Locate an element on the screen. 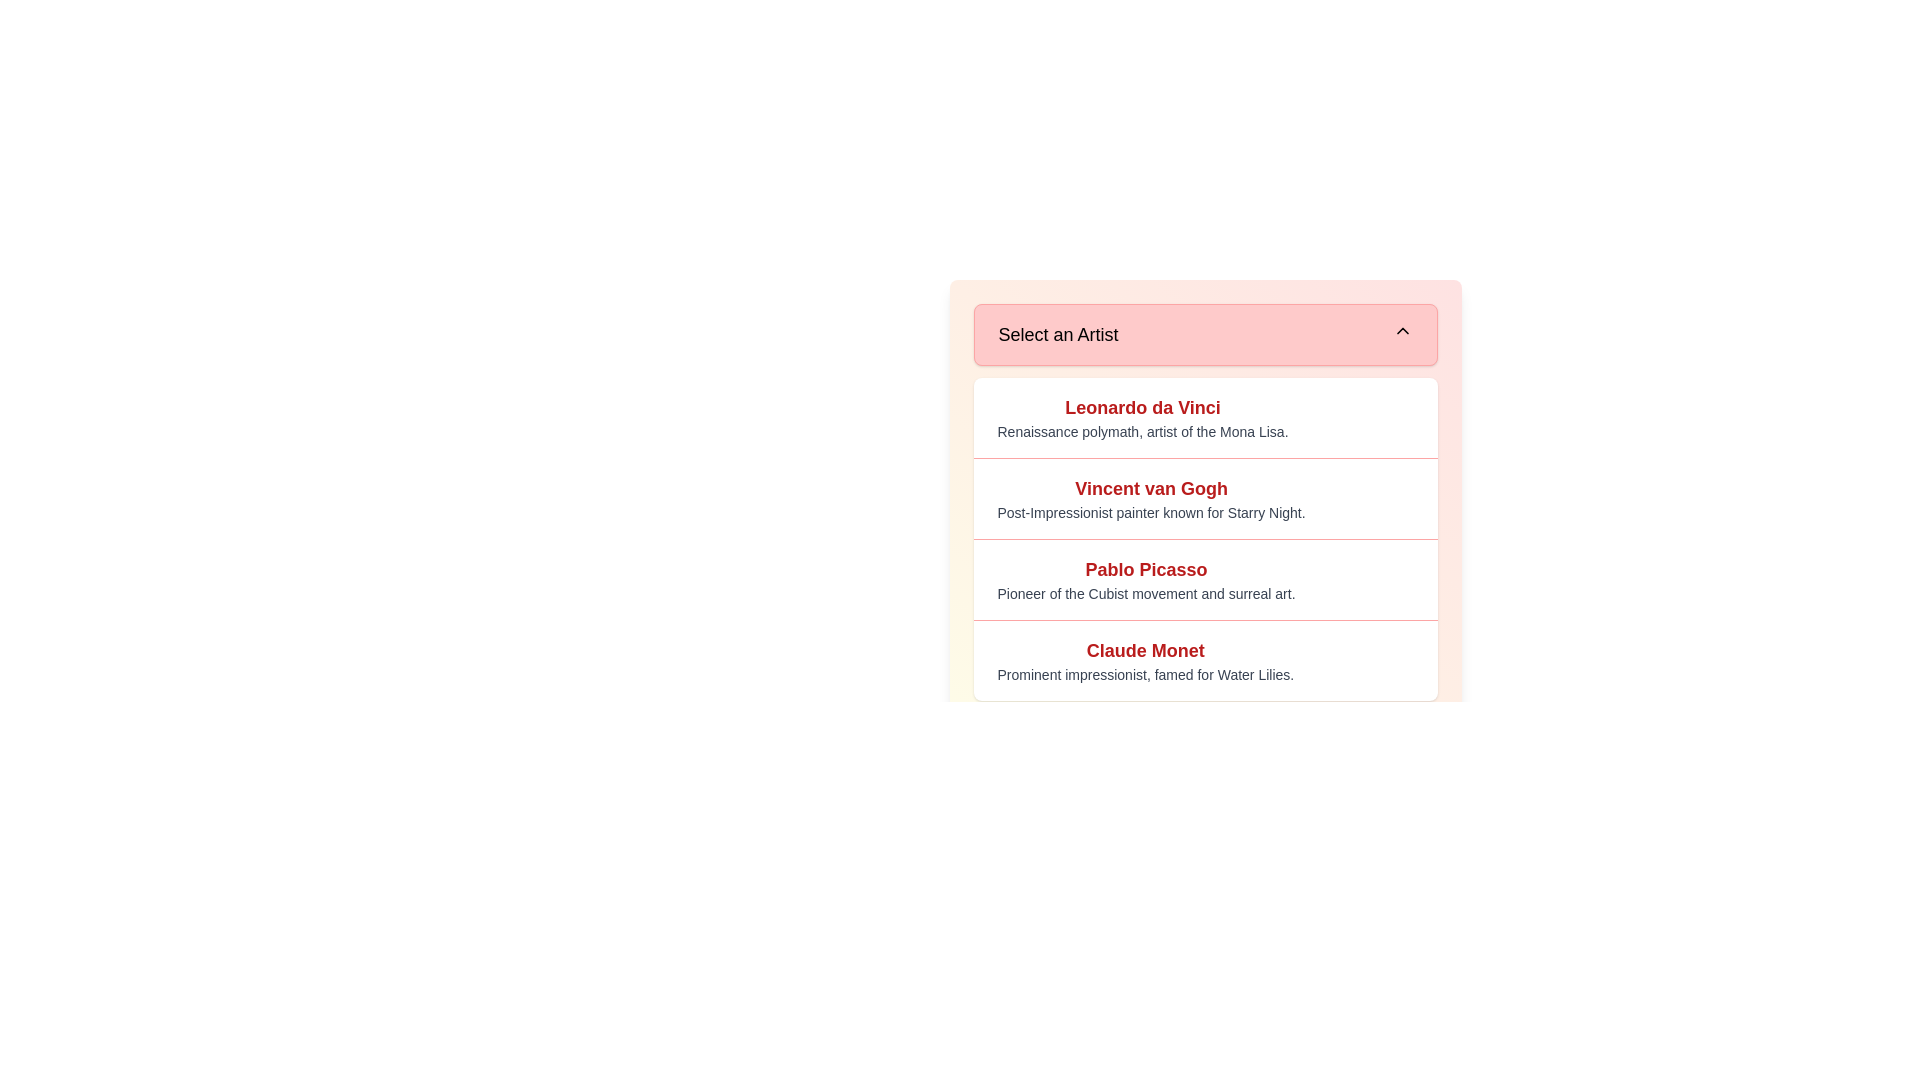 The image size is (1920, 1080). text description that states 'Post-Impressionist painter known for Starry Night.' which is styled with a smaller font size and gray color, located beneath the title 'Vincent van Gogh' in the dropdown list of artist options is located at coordinates (1151, 512).